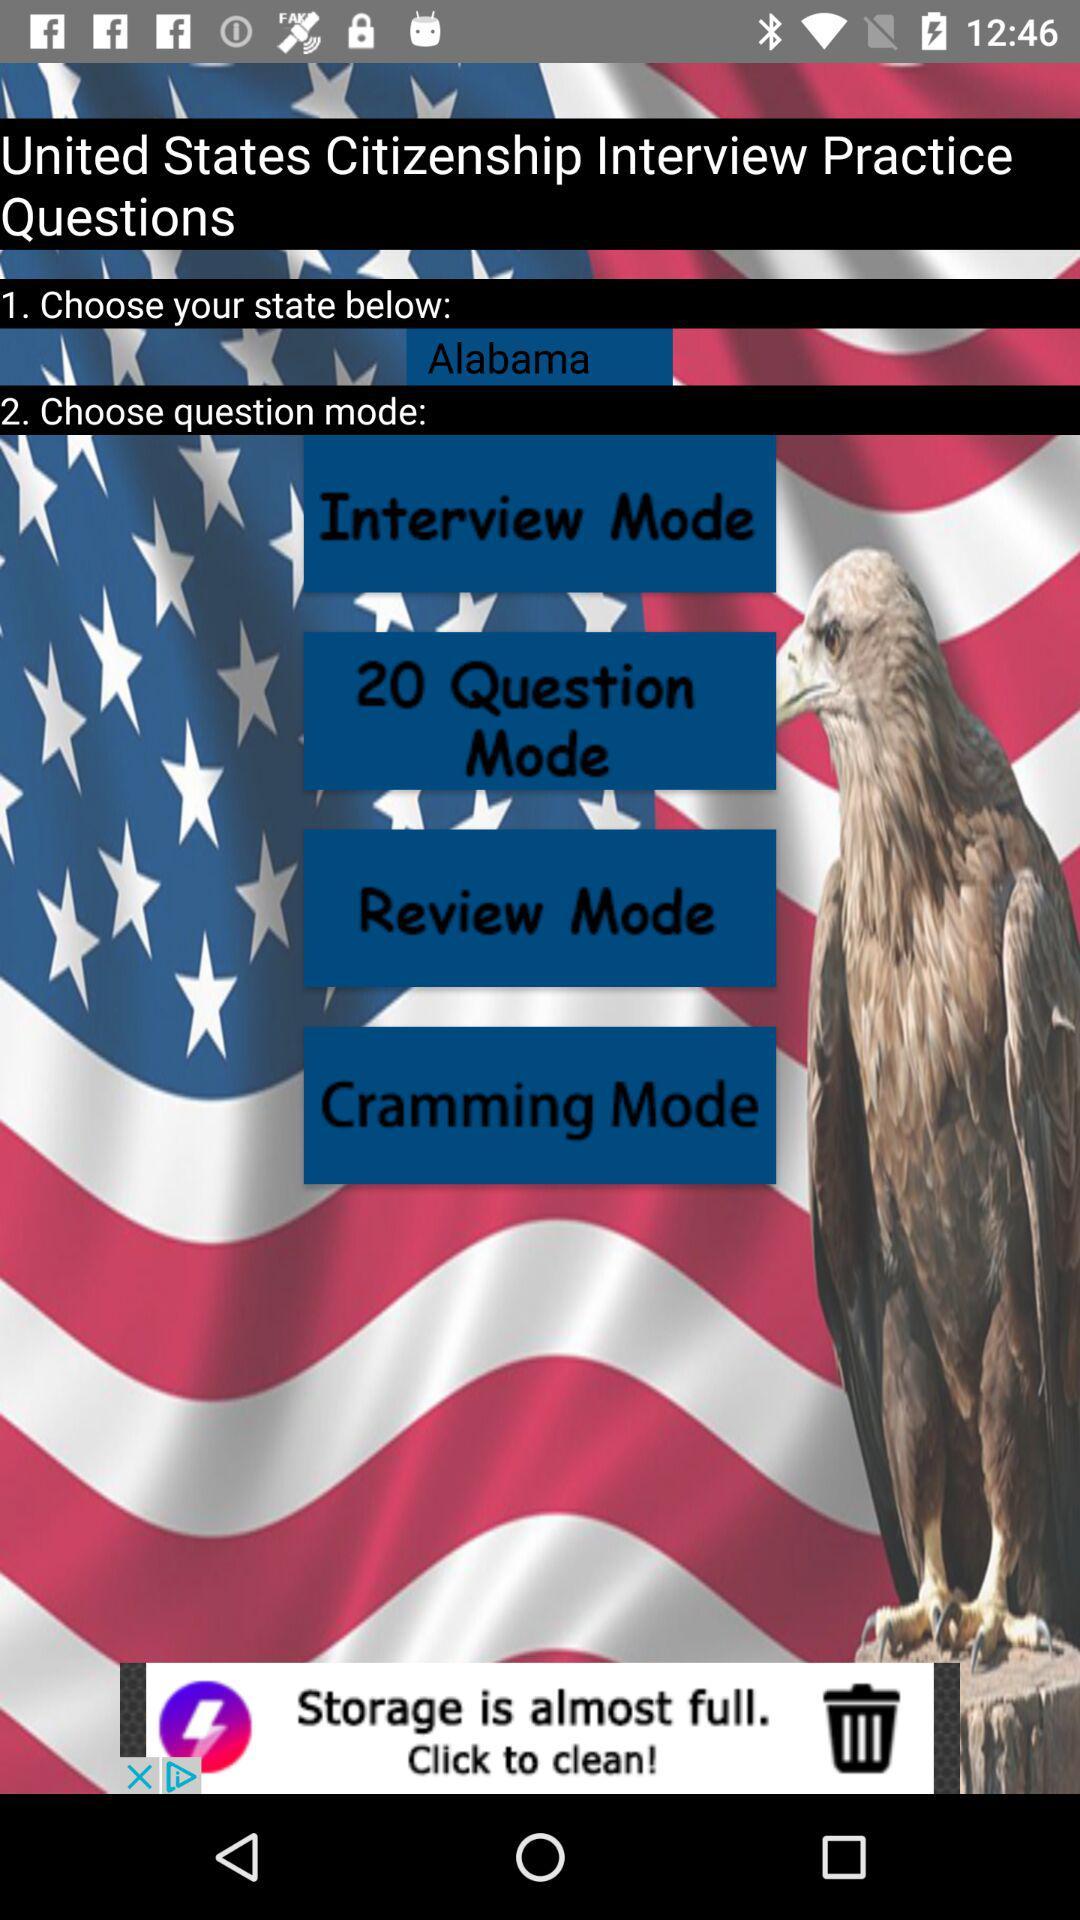  What do you see at coordinates (540, 513) in the screenshot?
I see `click the question option` at bounding box center [540, 513].